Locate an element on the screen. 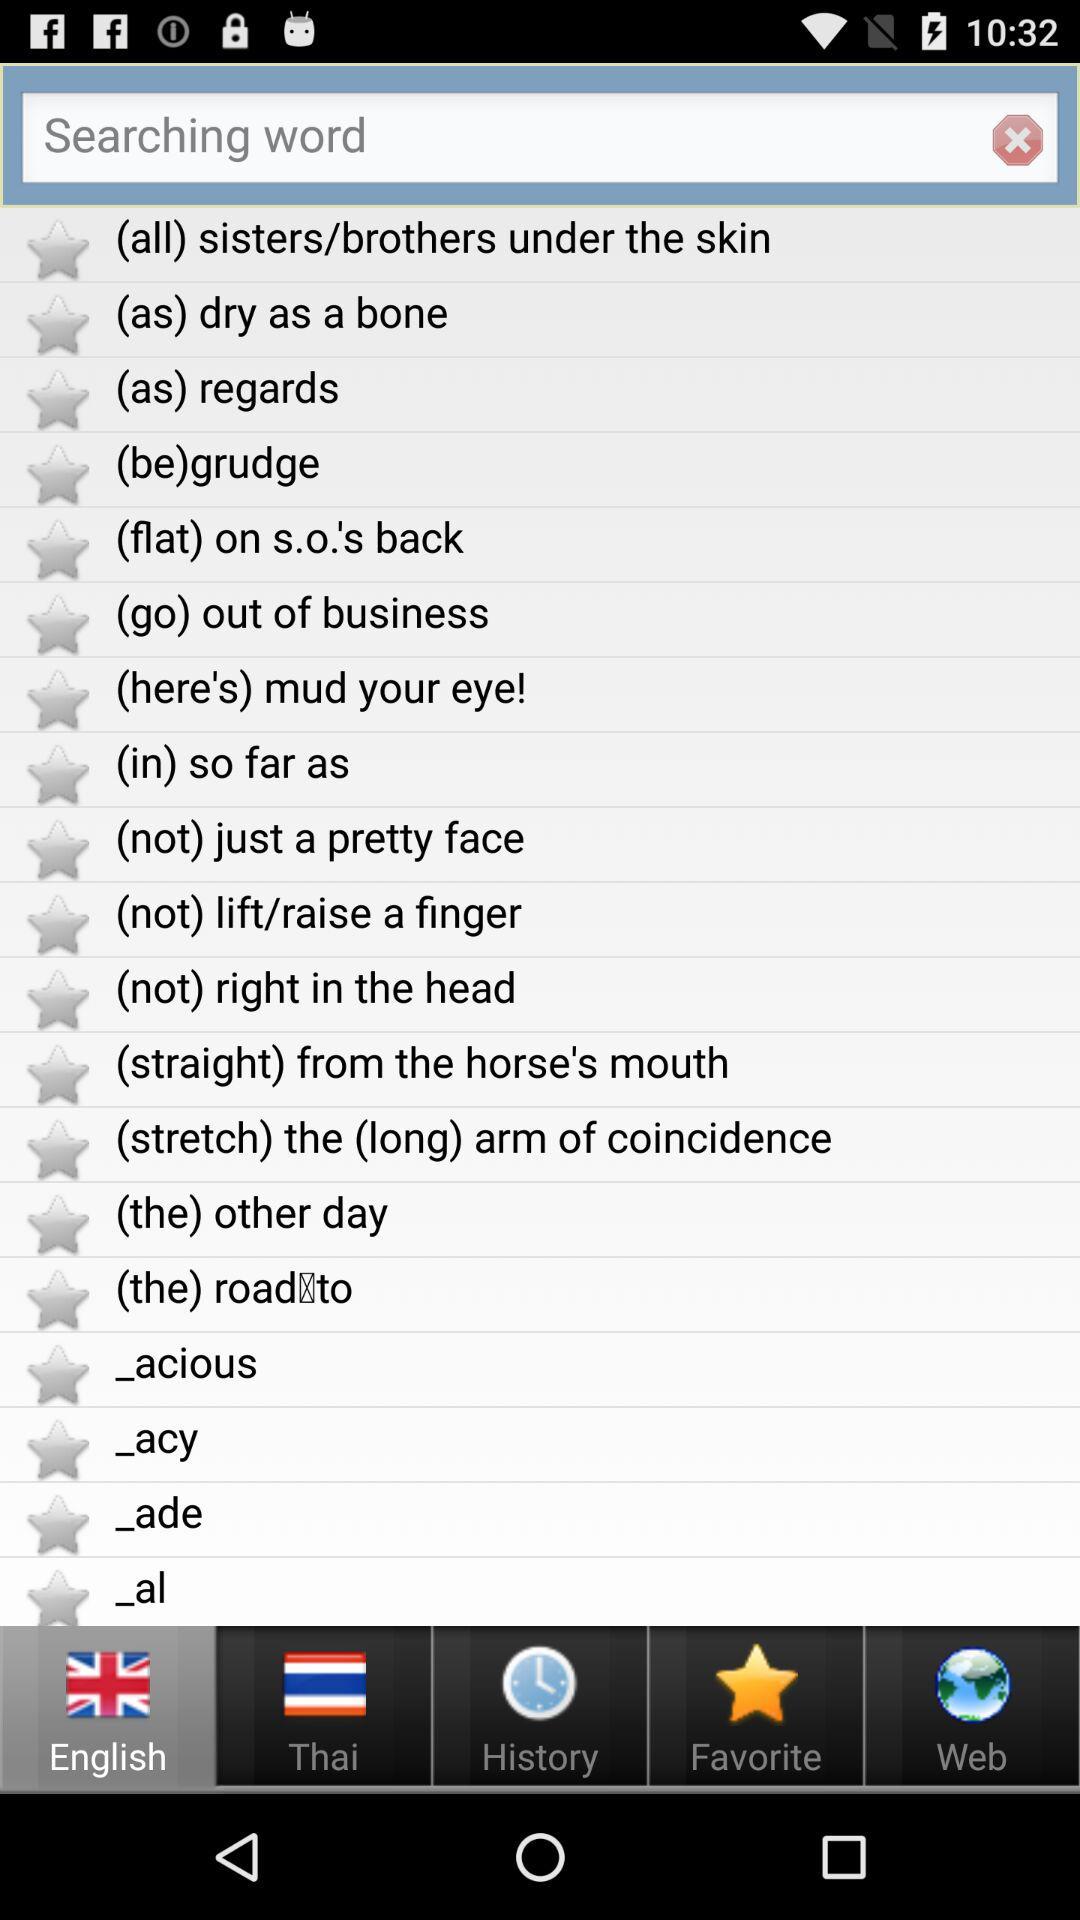  search is located at coordinates (540, 141).